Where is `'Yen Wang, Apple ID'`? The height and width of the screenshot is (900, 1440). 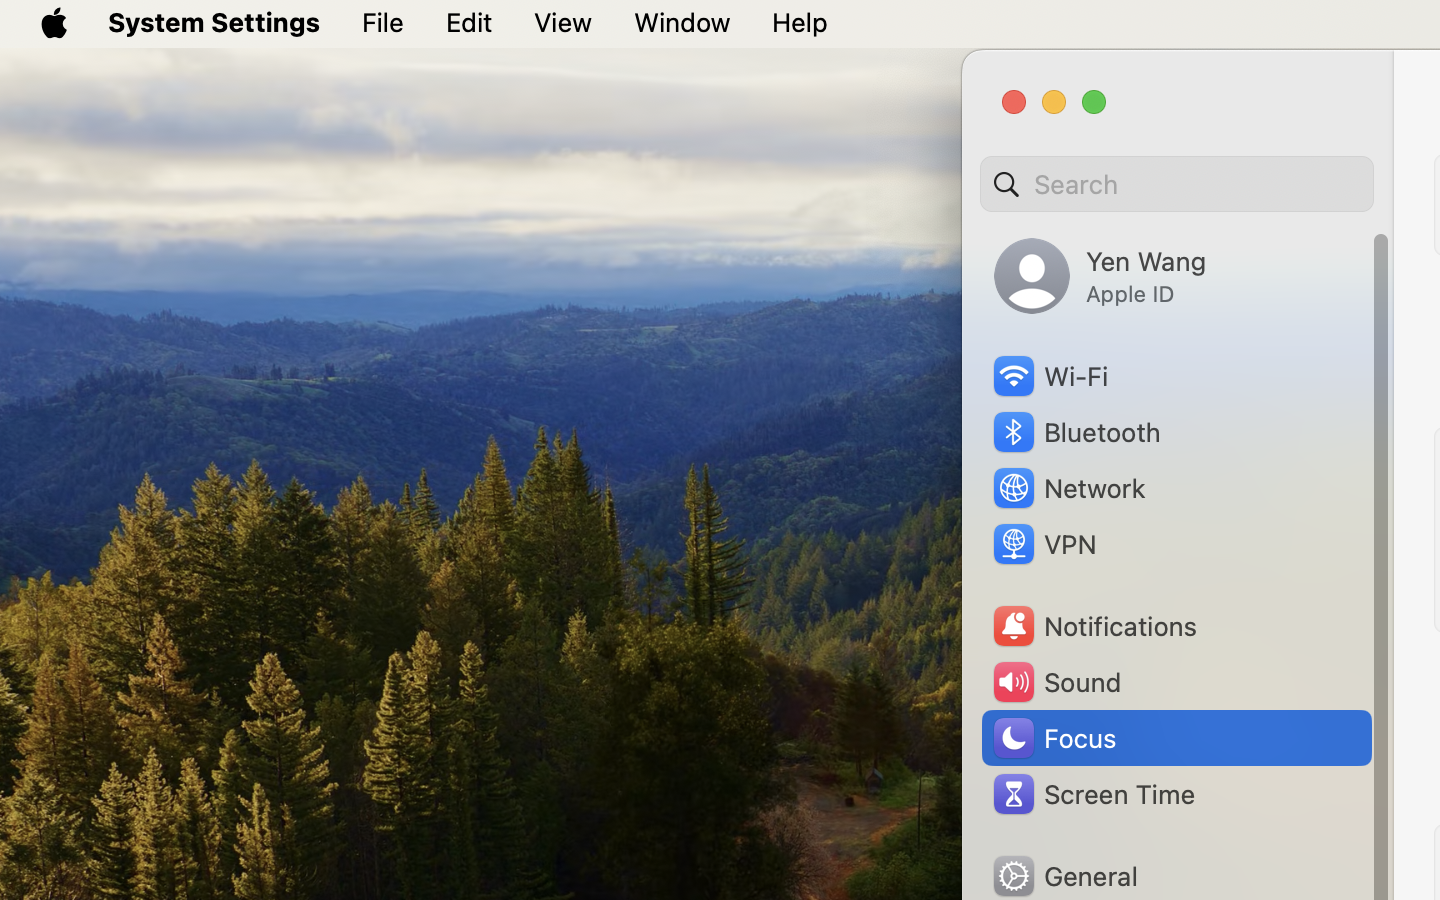 'Yen Wang, Apple ID' is located at coordinates (1099, 275).